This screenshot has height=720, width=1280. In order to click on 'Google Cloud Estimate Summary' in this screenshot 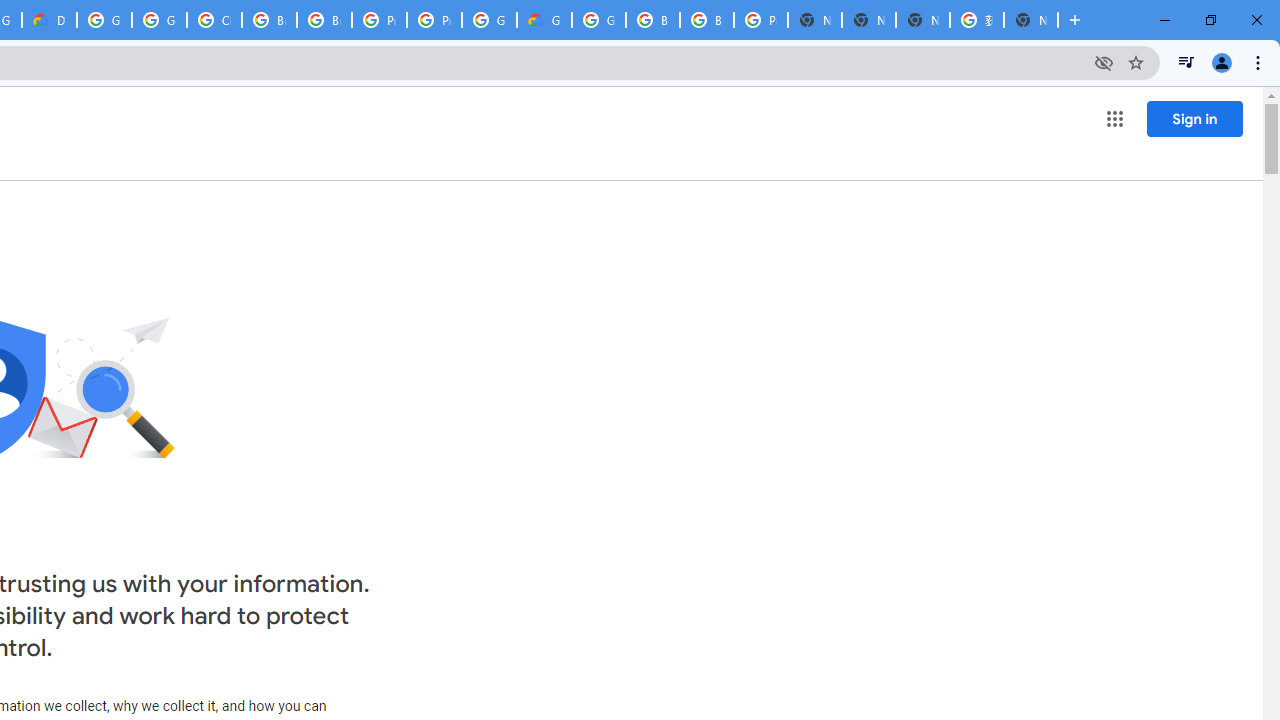, I will do `click(544, 20)`.